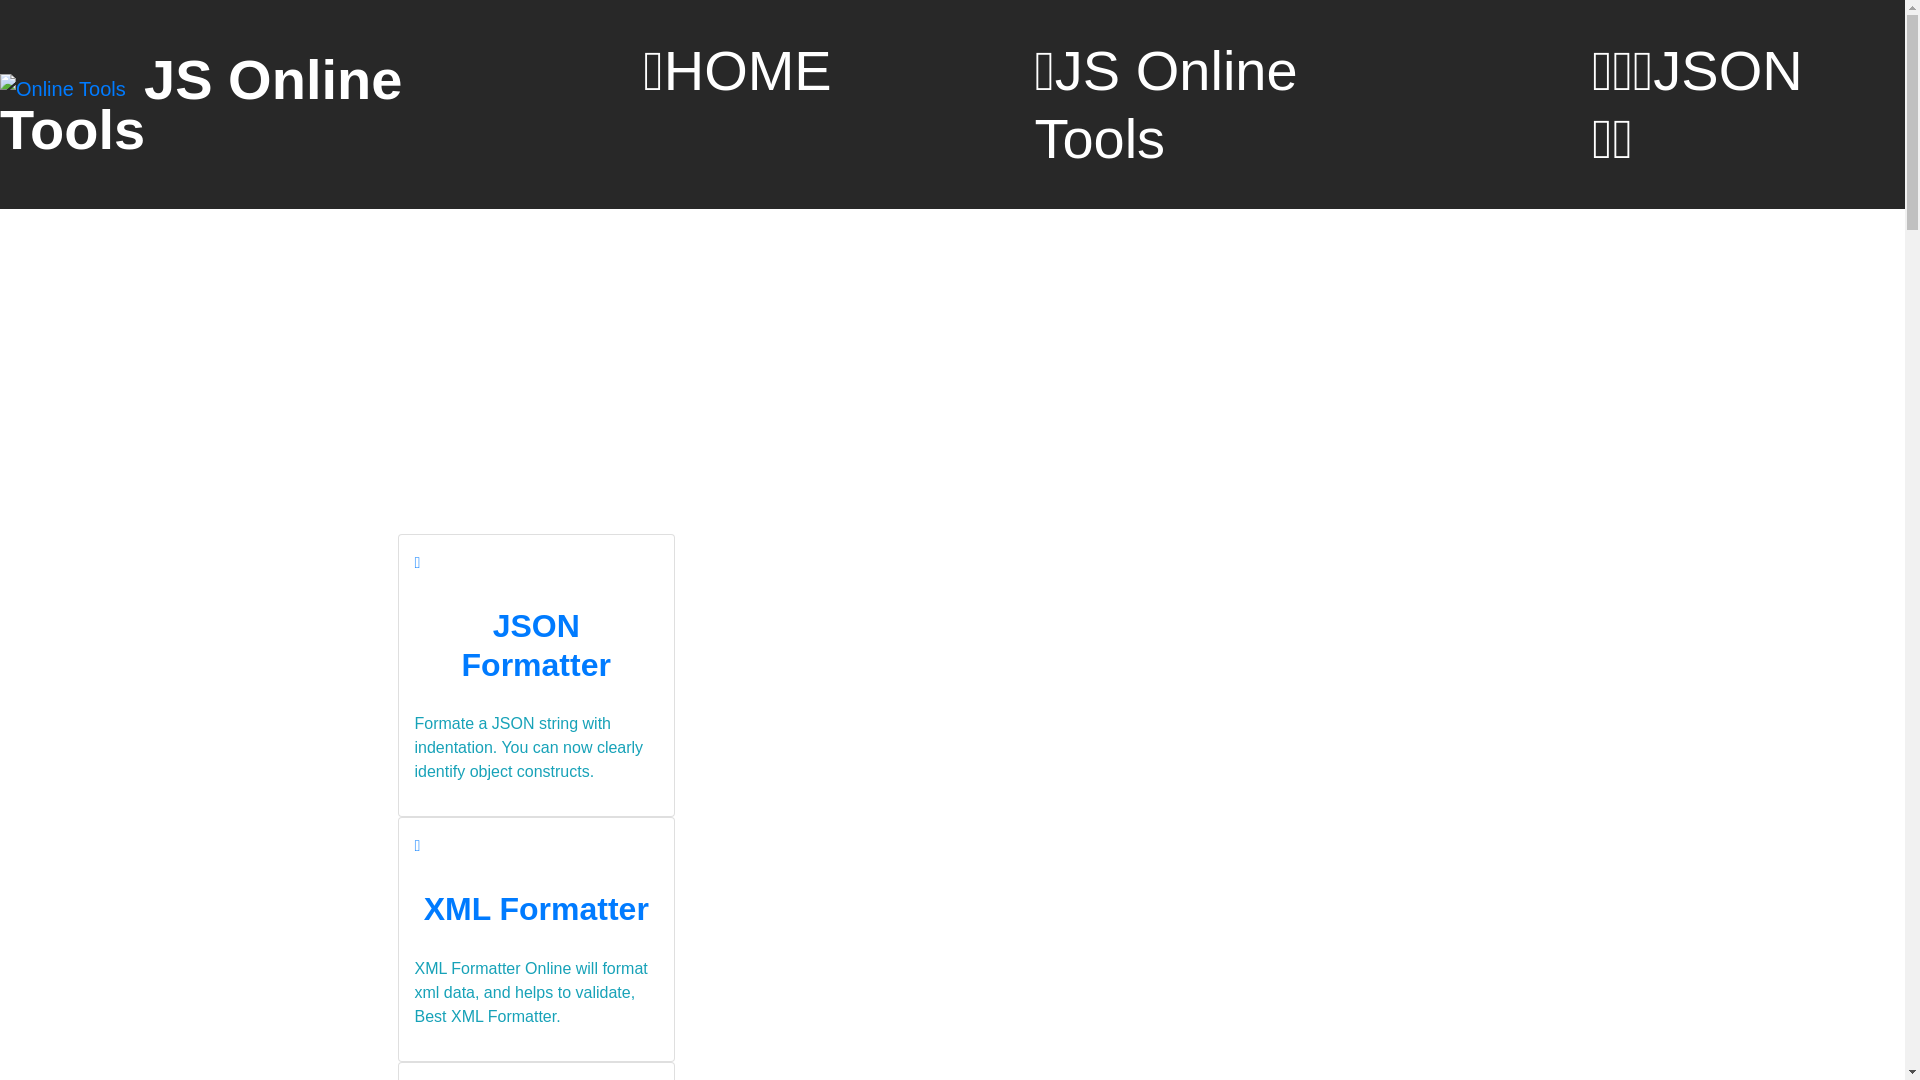 The width and height of the screenshot is (1920, 1080). Describe the element at coordinates (416, 562) in the screenshot. I see `'json formatter'` at that location.